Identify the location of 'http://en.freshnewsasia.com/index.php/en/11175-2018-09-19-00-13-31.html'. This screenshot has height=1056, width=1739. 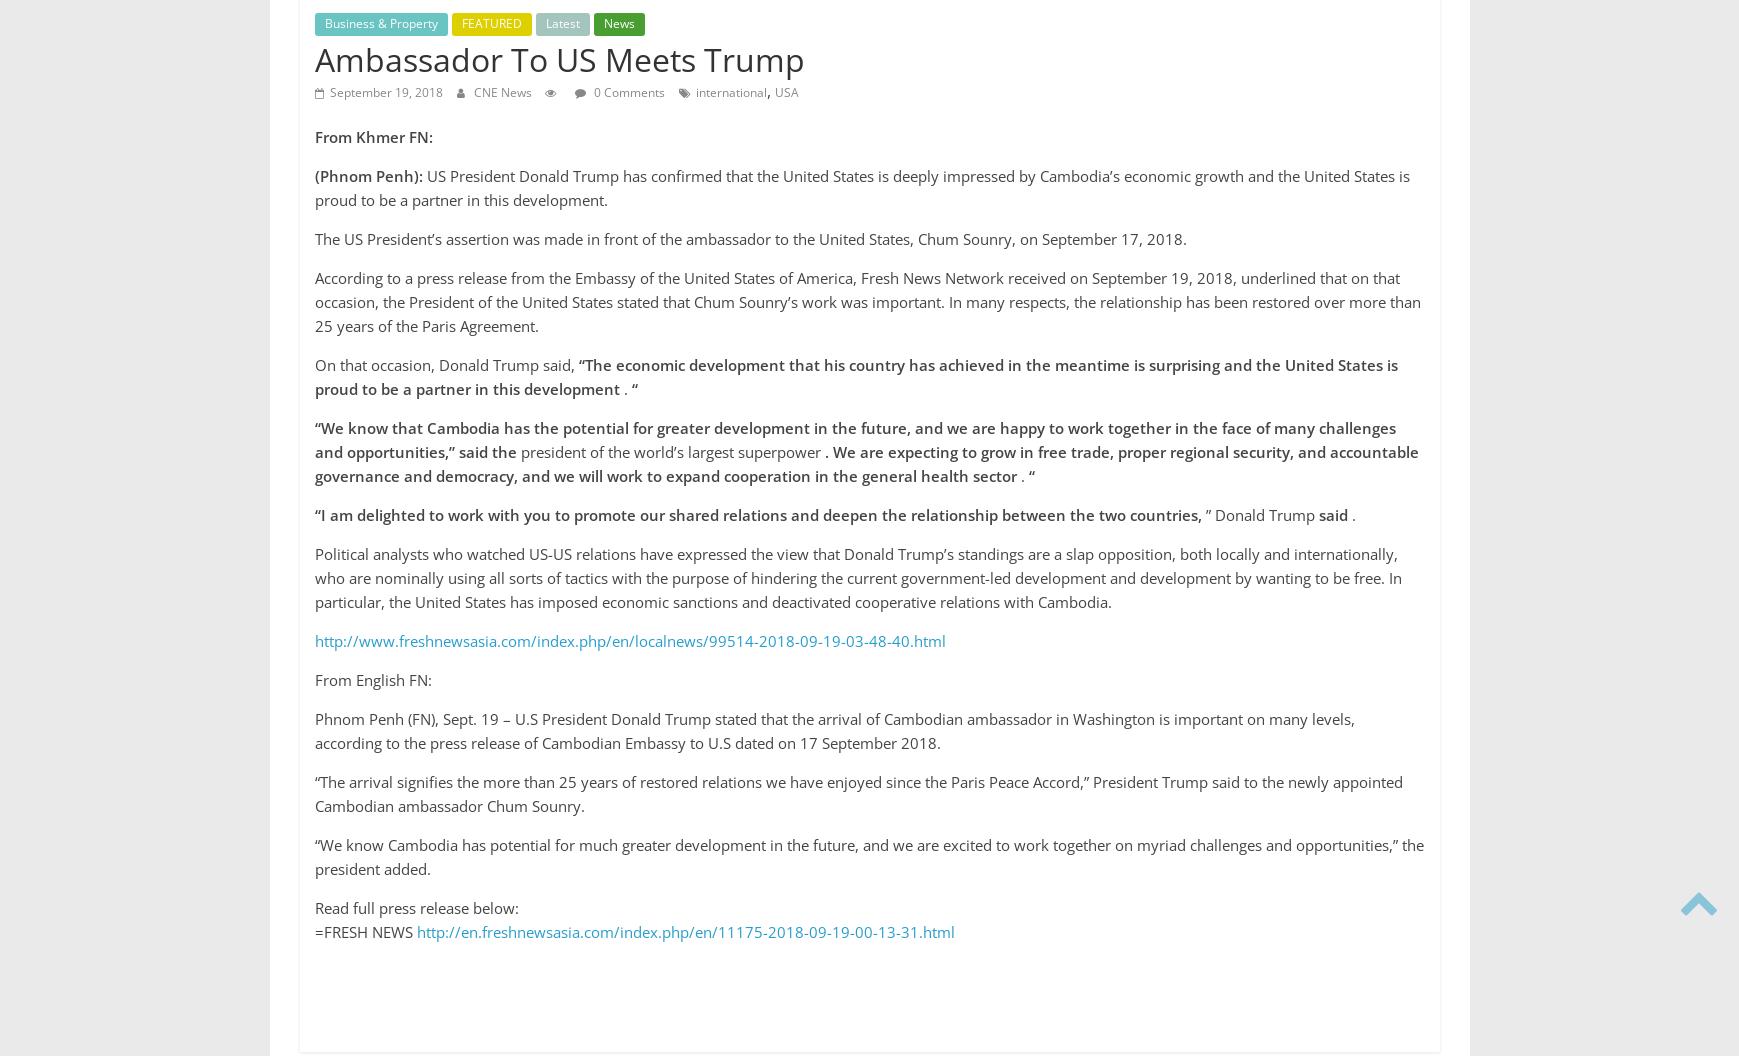
(683, 930).